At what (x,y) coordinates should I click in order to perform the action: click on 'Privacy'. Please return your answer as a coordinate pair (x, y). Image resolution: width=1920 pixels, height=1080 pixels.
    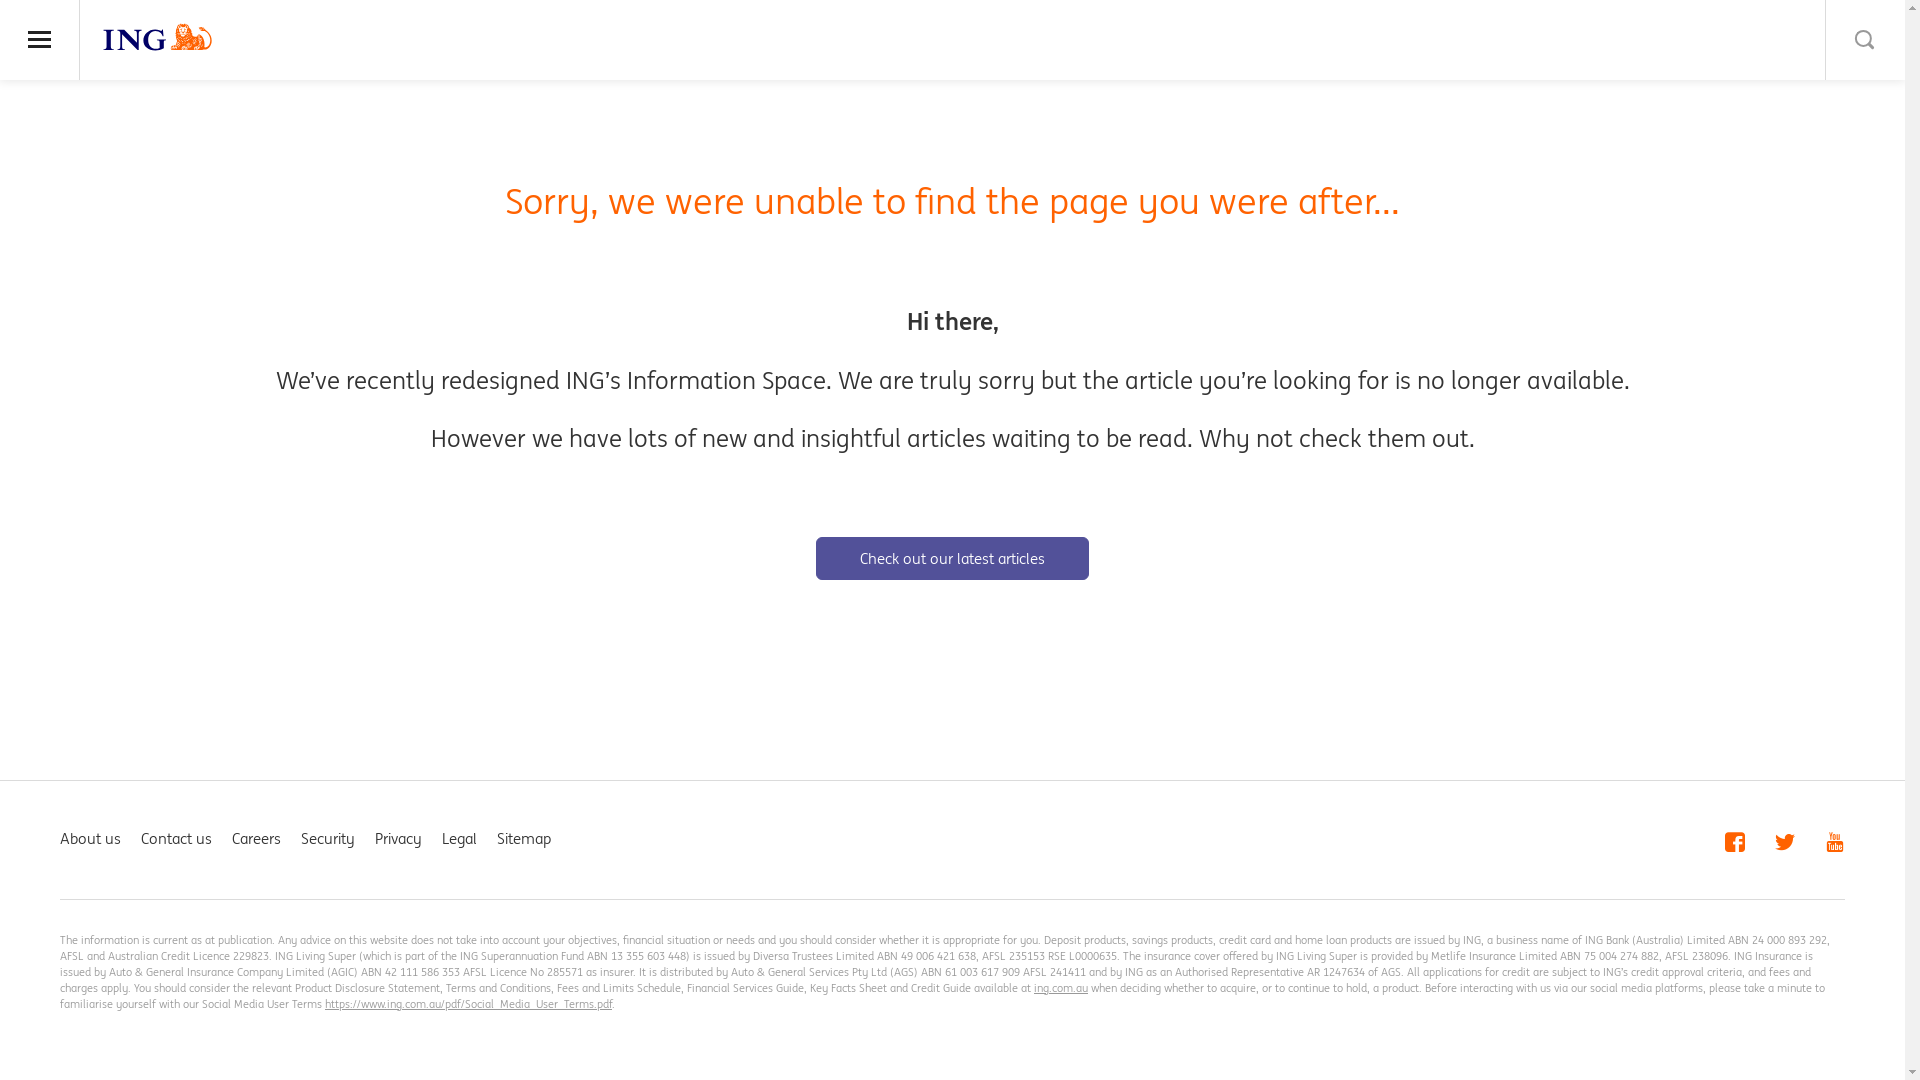
    Looking at the image, I should click on (398, 838).